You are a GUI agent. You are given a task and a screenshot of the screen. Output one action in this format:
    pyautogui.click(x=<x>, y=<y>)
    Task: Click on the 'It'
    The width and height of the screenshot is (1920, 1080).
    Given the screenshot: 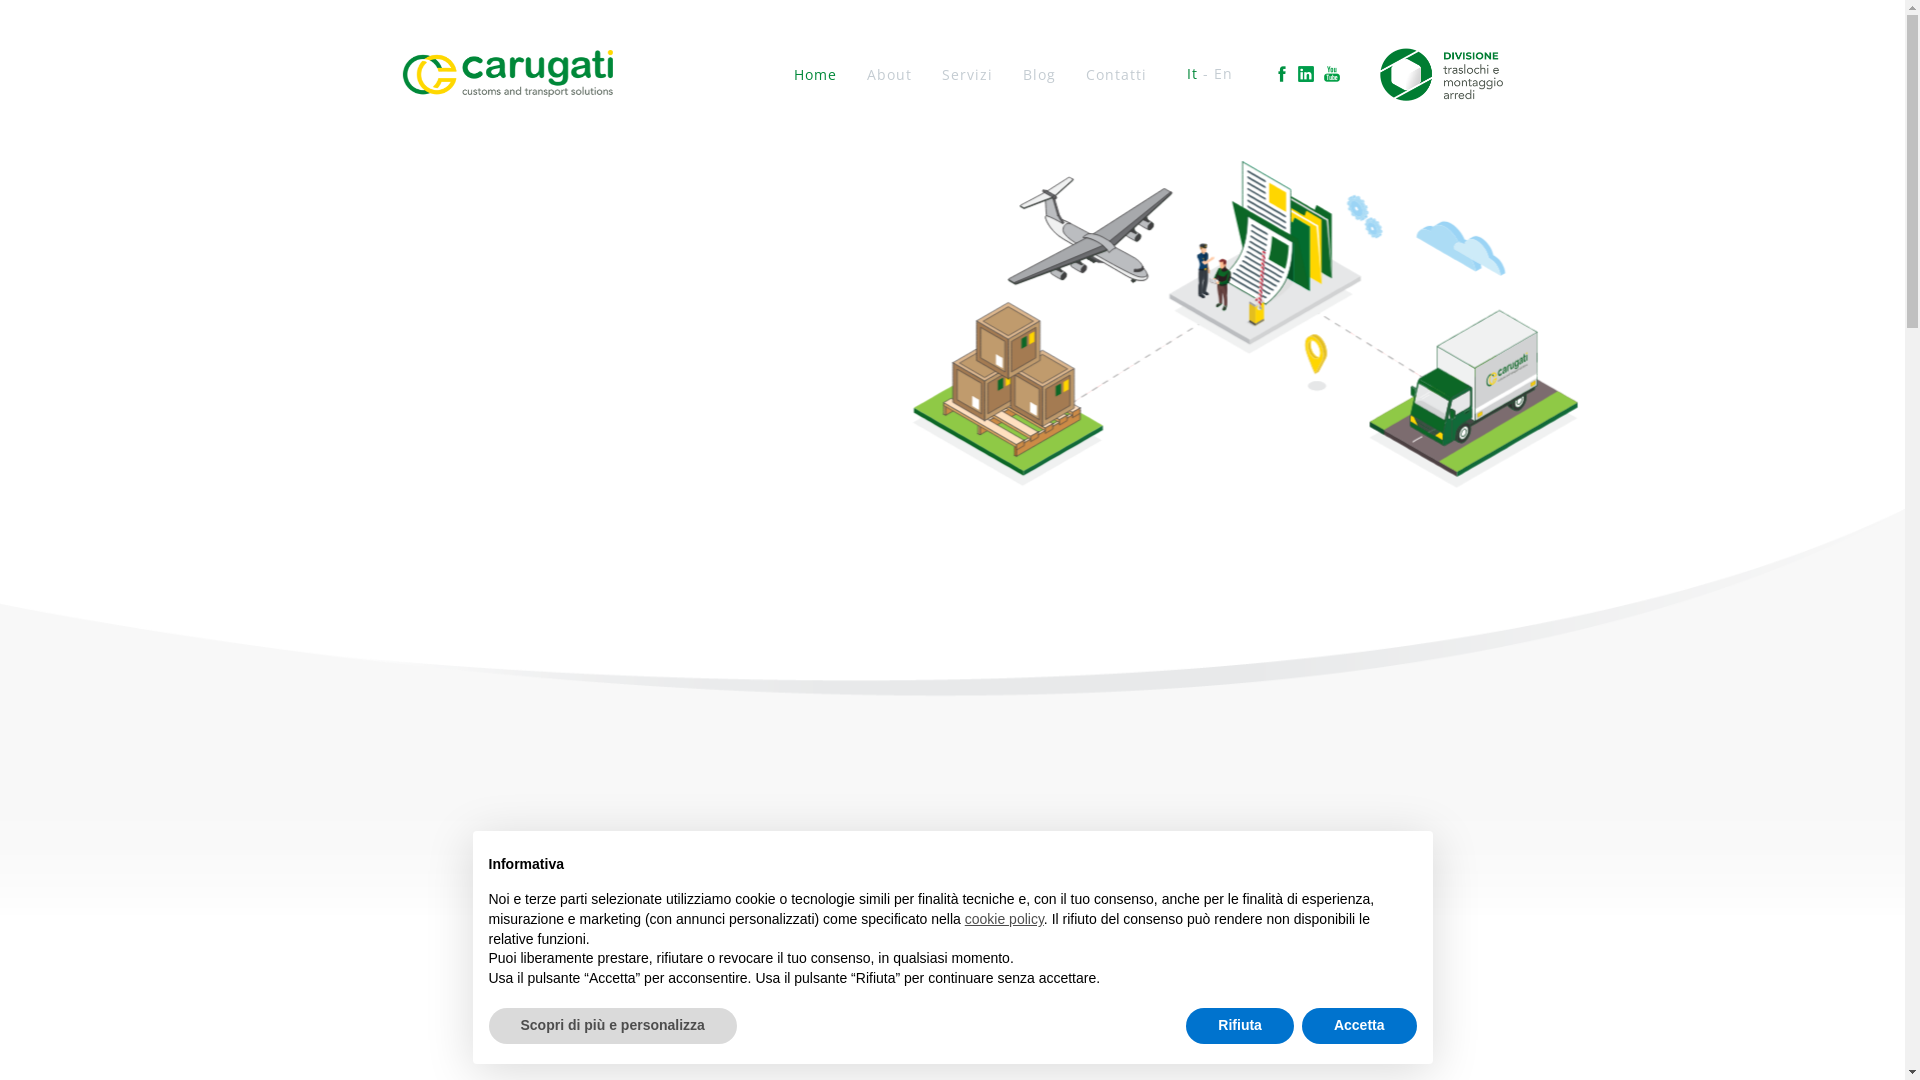 What is the action you would take?
    pyautogui.click(x=1192, y=72)
    